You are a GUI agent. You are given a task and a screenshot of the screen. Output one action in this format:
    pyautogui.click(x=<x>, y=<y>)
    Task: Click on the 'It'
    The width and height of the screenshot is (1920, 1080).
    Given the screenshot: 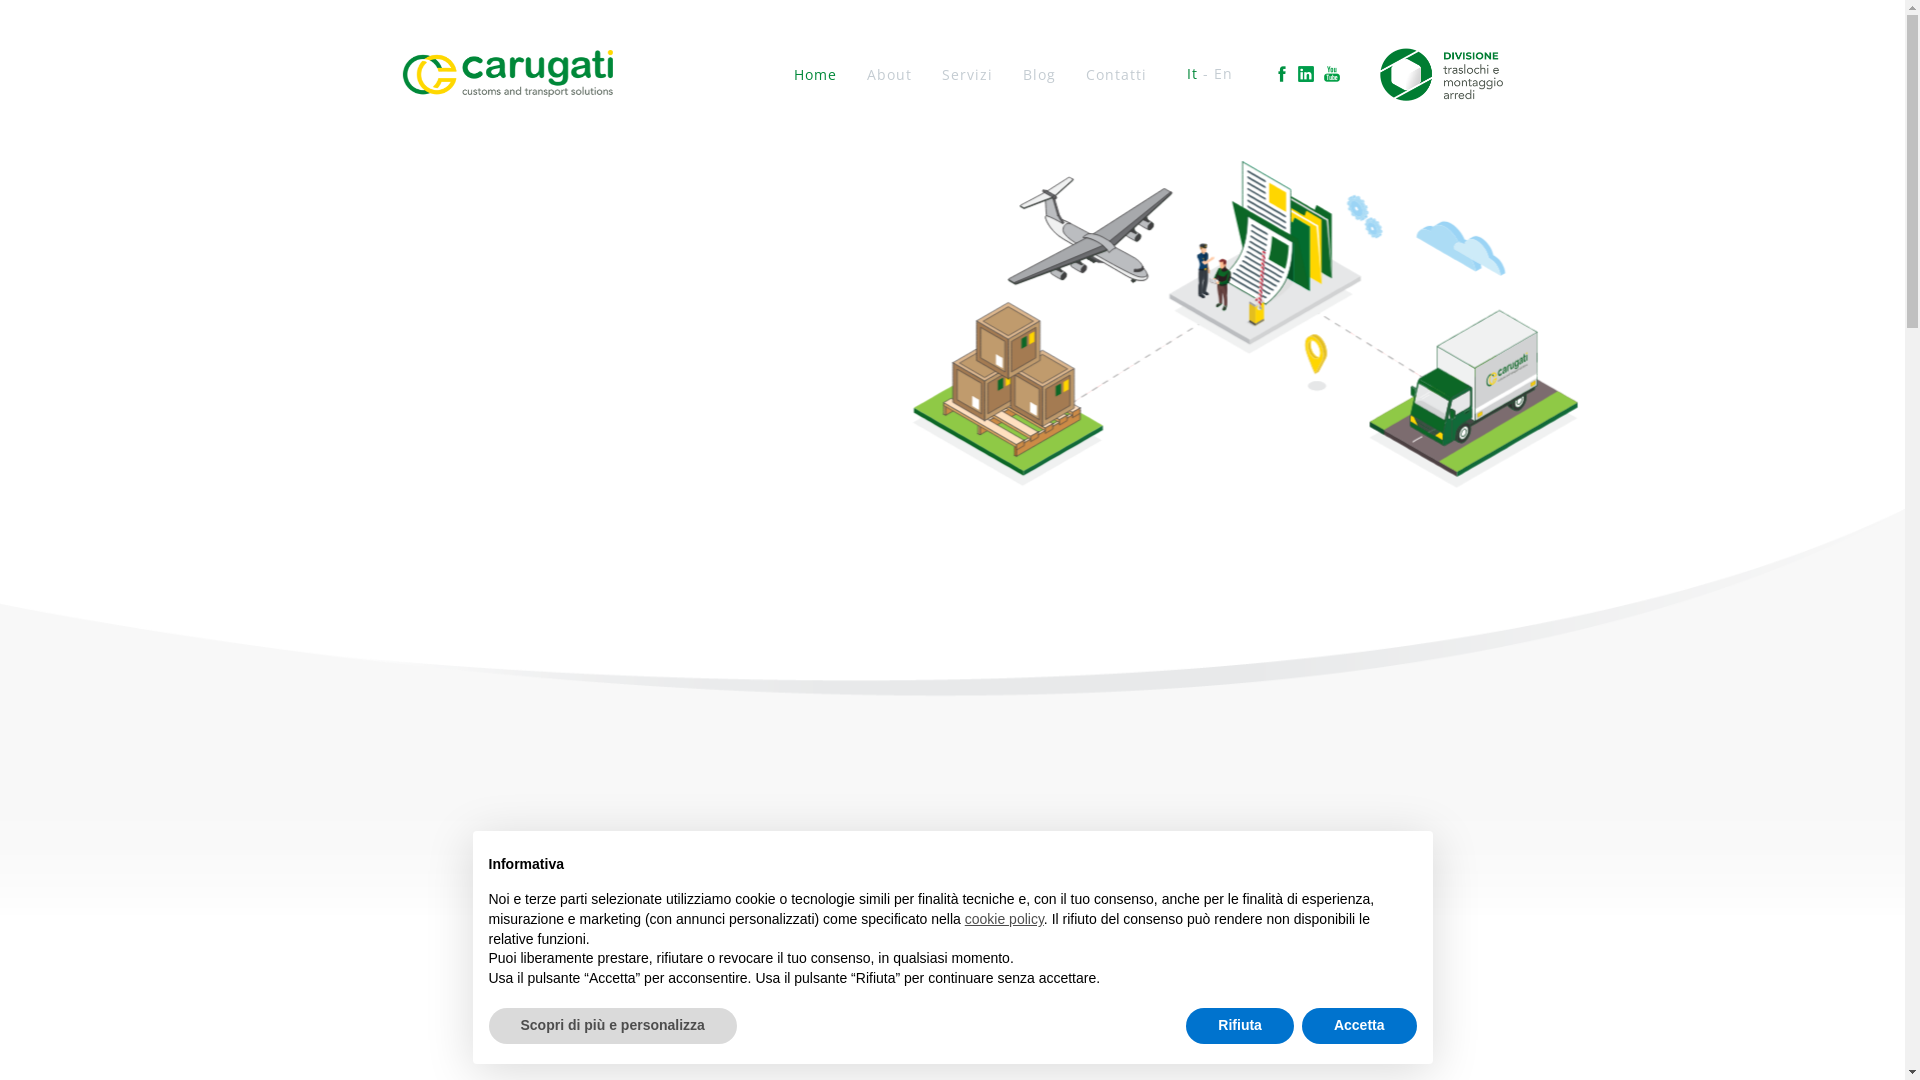 What is the action you would take?
    pyautogui.click(x=1192, y=72)
    